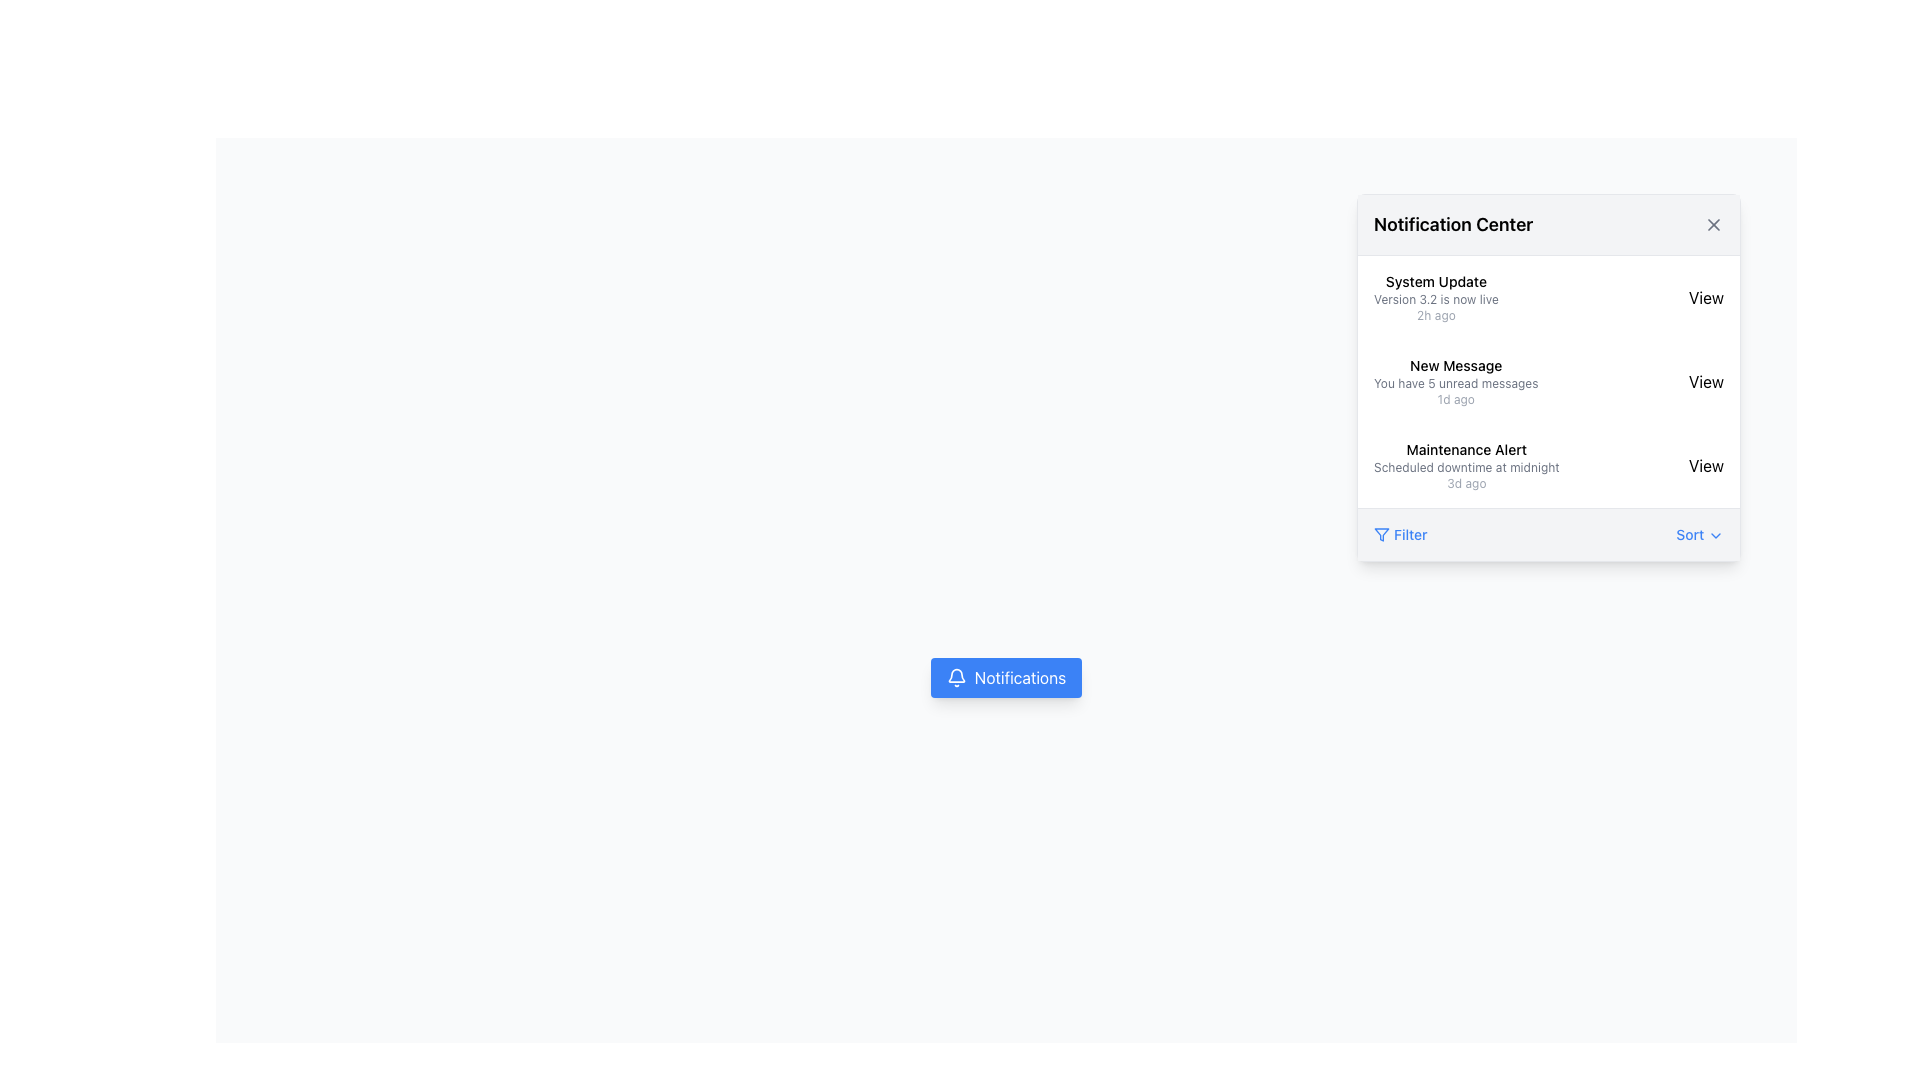 This screenshot has width=1920, height=1080. What do you see at coordinates (1548, 378) in the screenshot?
I see `the Notification Panel located in the upper right section of the interface, which displays recent notifications with actionable links` at bounding box center [1548, 378].